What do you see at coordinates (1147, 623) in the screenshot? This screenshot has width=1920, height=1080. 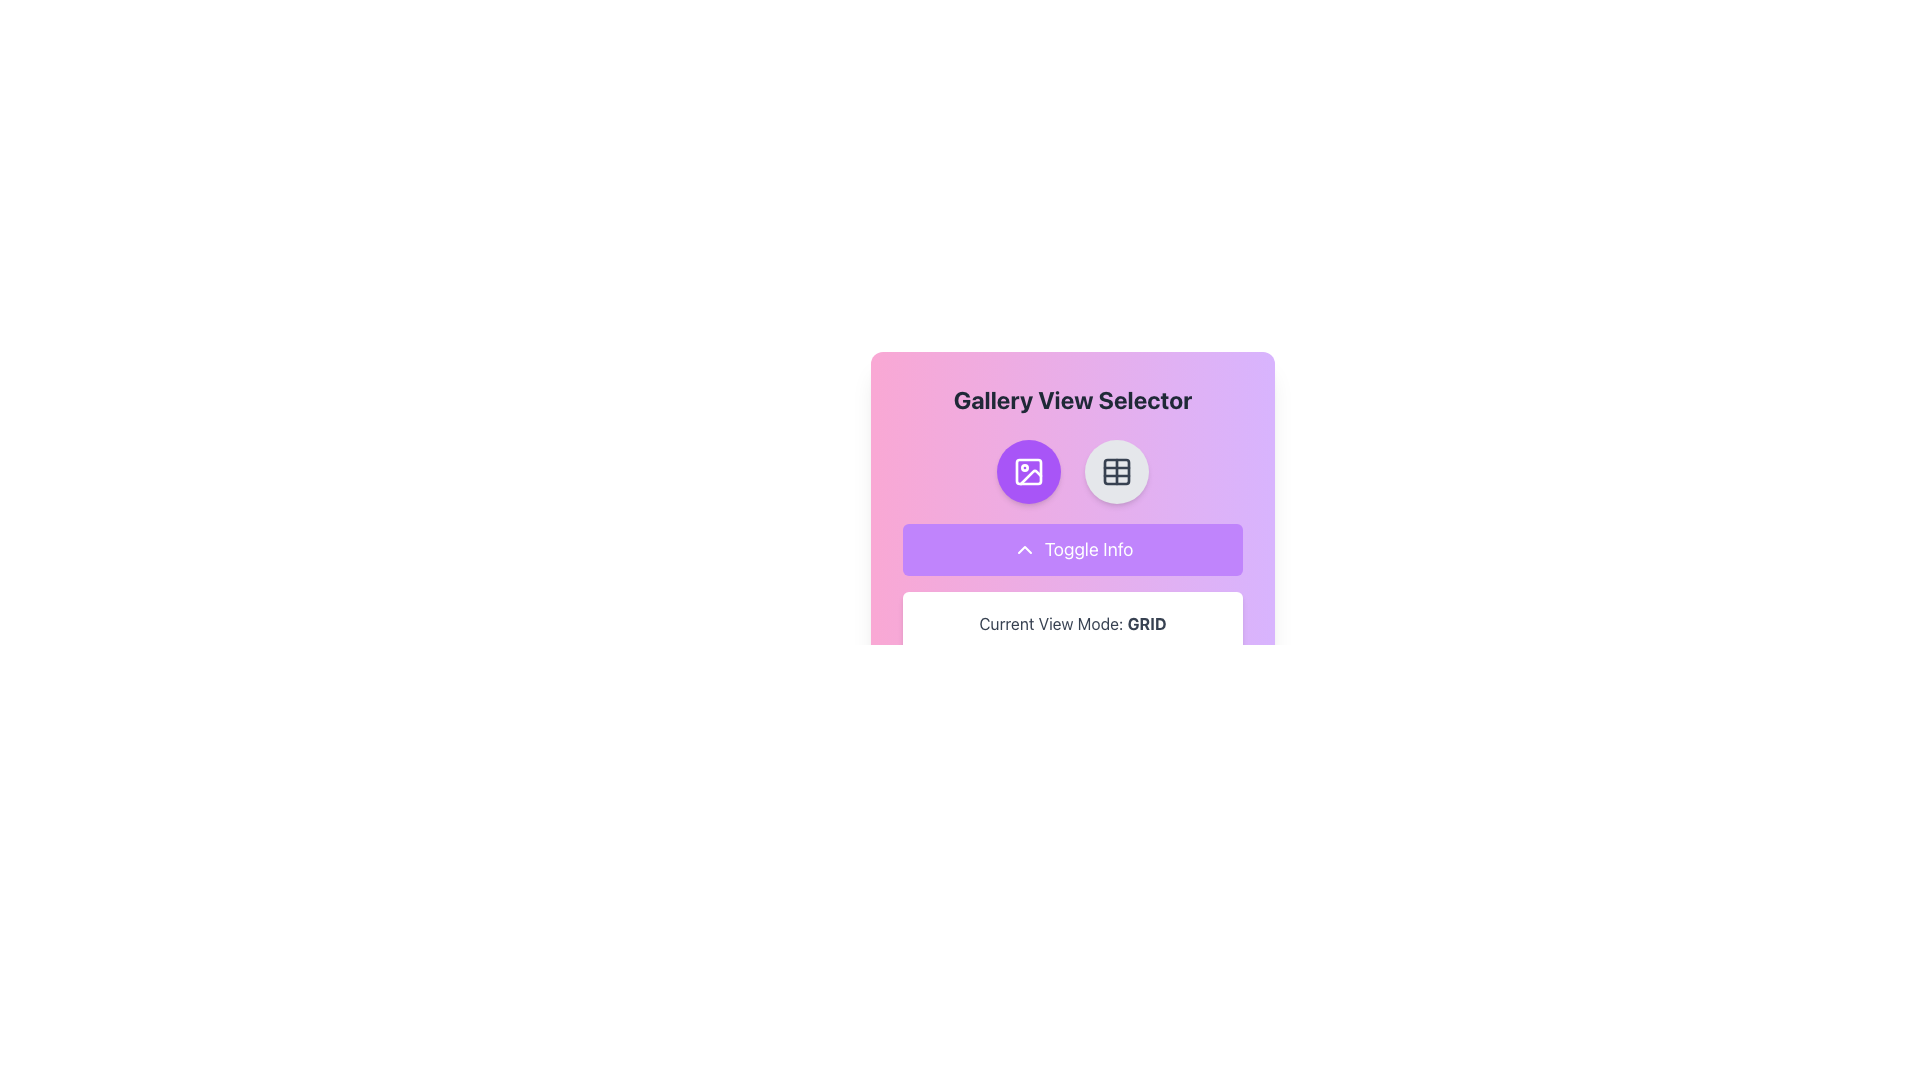 I see `the text label displaying 'GRID' in bold dark-gray font, which is part of the sentence 'Current View Mode: GRID', located beneath the 'Toggle Info' button` at bounding box center [1147, 623].